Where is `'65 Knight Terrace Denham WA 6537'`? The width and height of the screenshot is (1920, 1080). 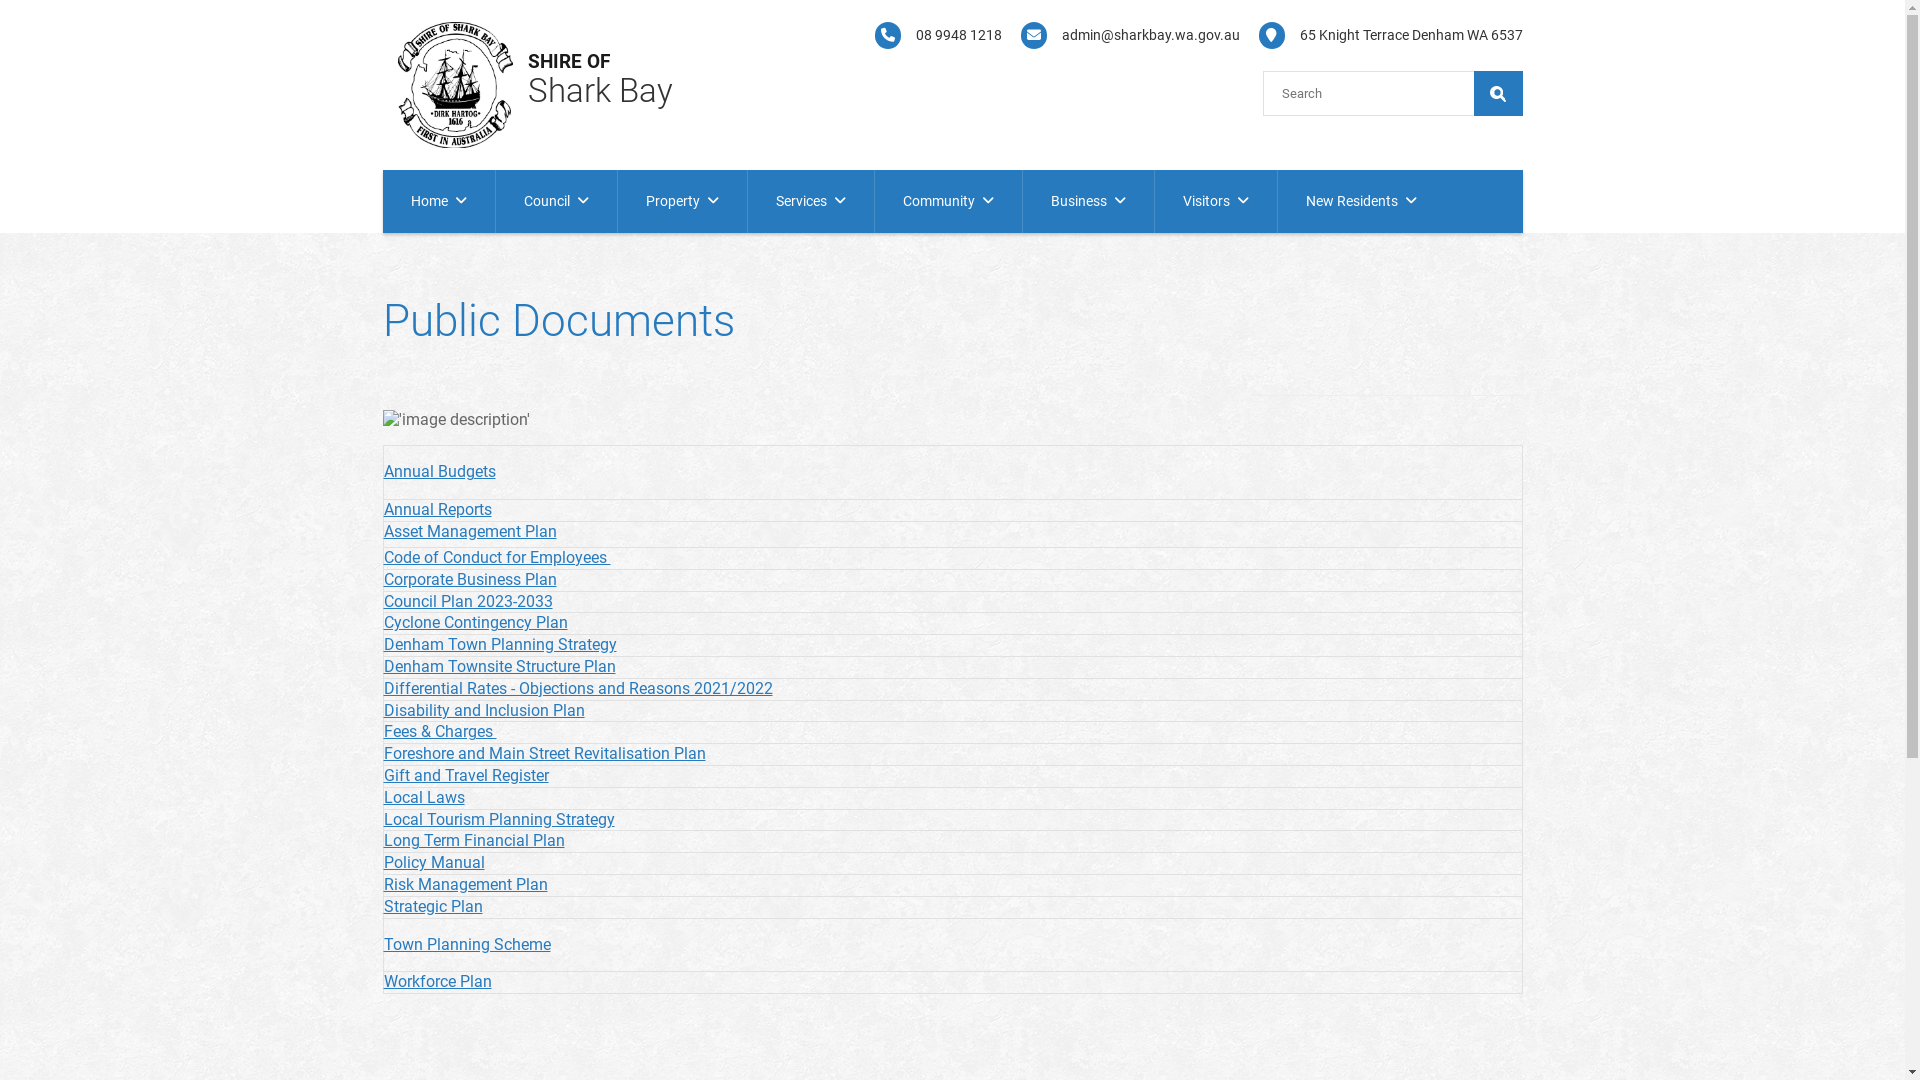 '65 Knight Terrace Denham WA 6537' is located at coordinates (1382, 35).